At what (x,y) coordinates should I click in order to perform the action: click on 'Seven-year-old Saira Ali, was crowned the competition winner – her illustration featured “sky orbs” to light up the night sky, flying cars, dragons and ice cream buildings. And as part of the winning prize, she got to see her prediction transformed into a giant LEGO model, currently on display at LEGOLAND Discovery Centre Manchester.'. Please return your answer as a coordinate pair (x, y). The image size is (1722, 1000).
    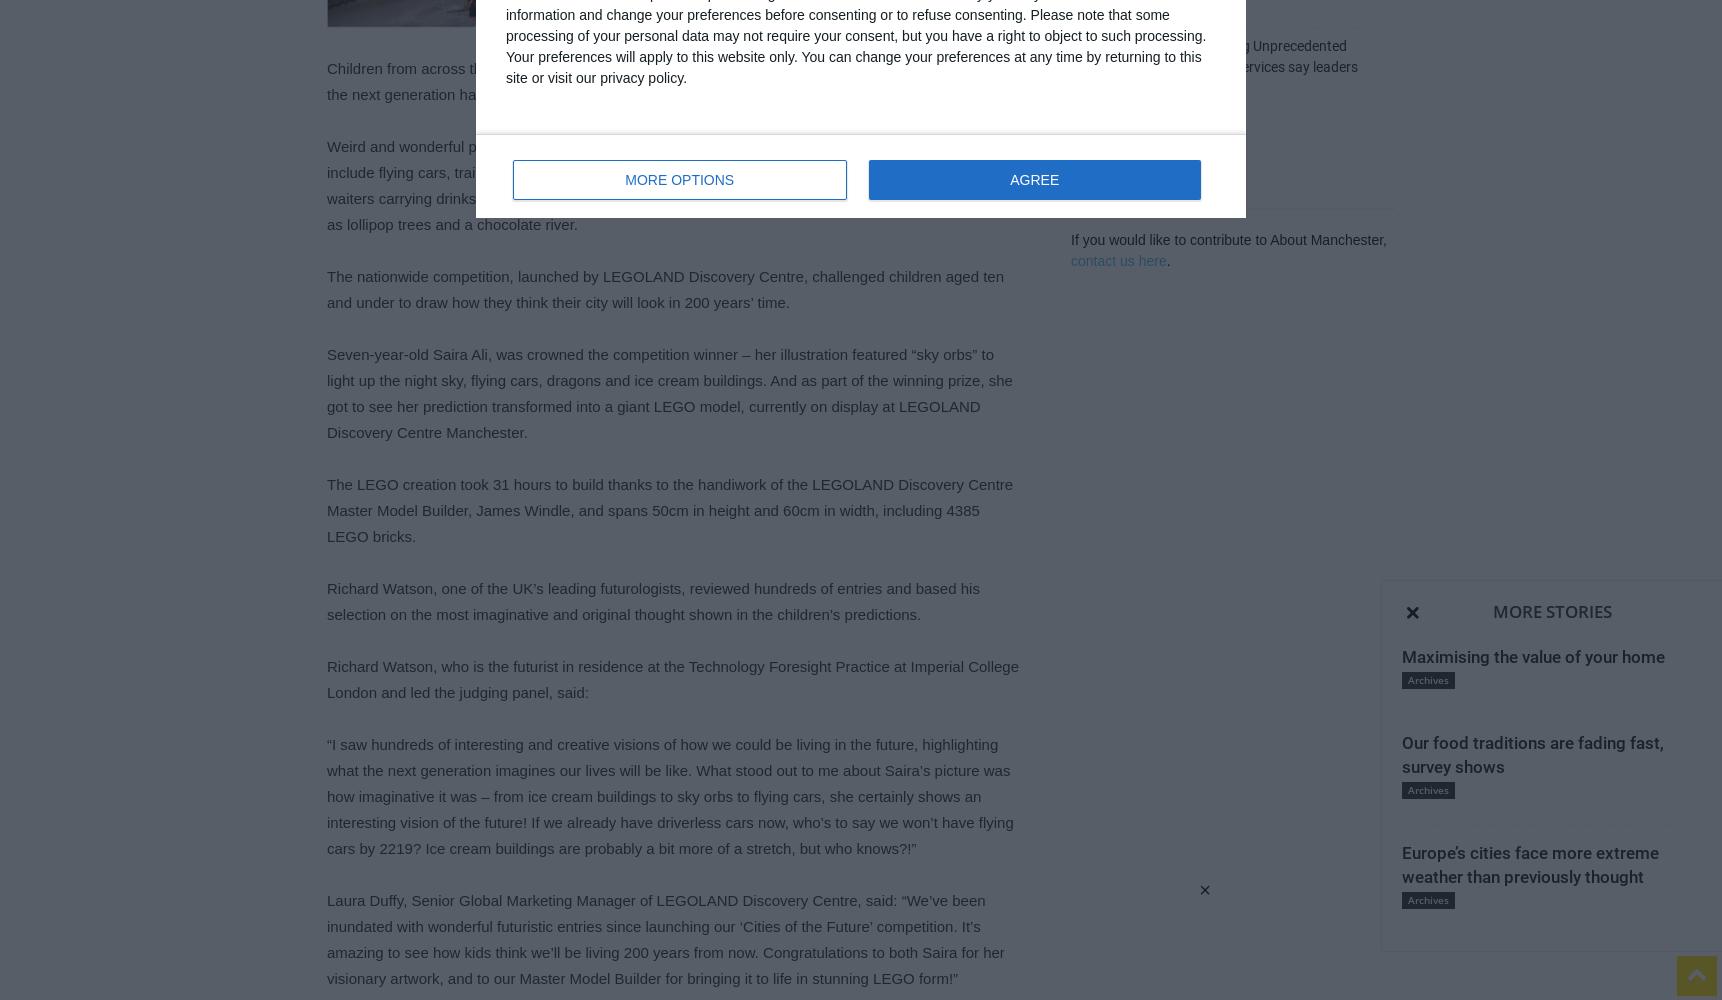
    Looking at the image, I should click on (326, 393).